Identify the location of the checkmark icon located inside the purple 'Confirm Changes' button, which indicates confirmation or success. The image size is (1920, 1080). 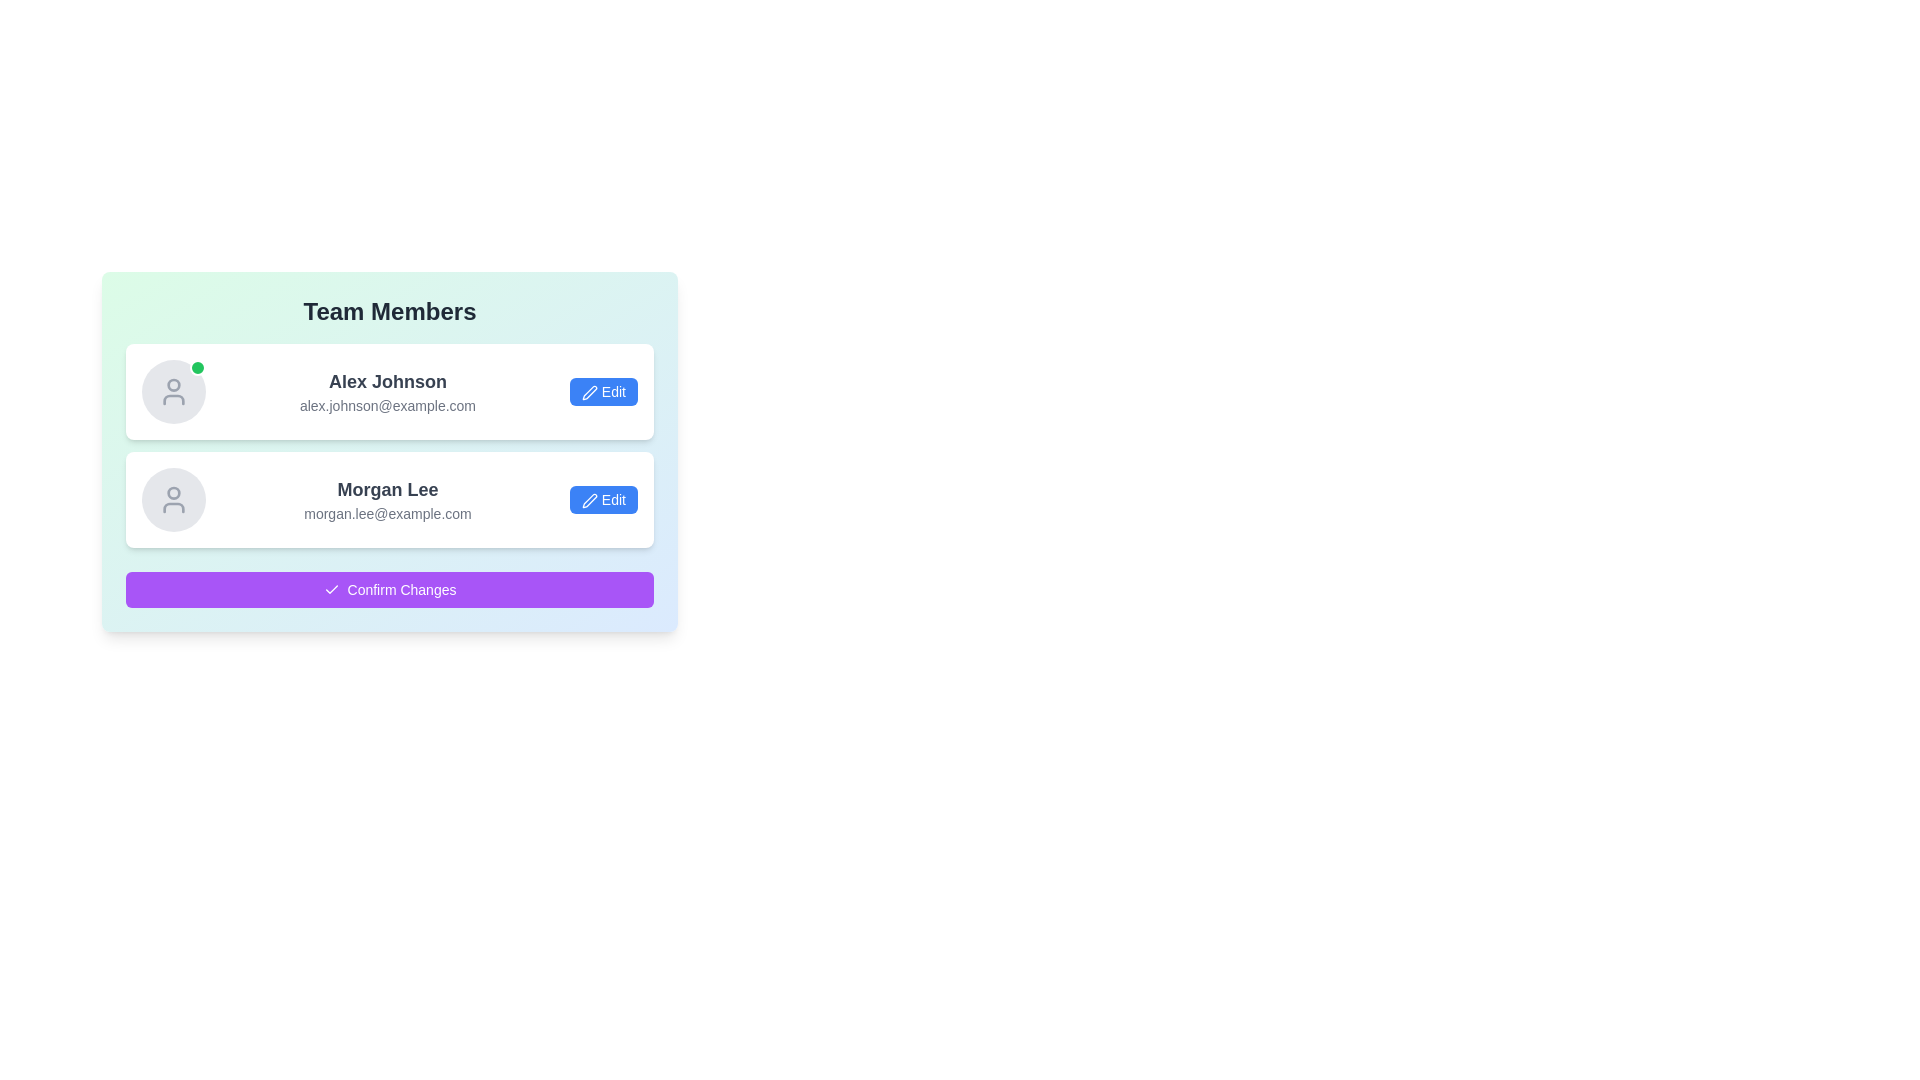
(331, 589).